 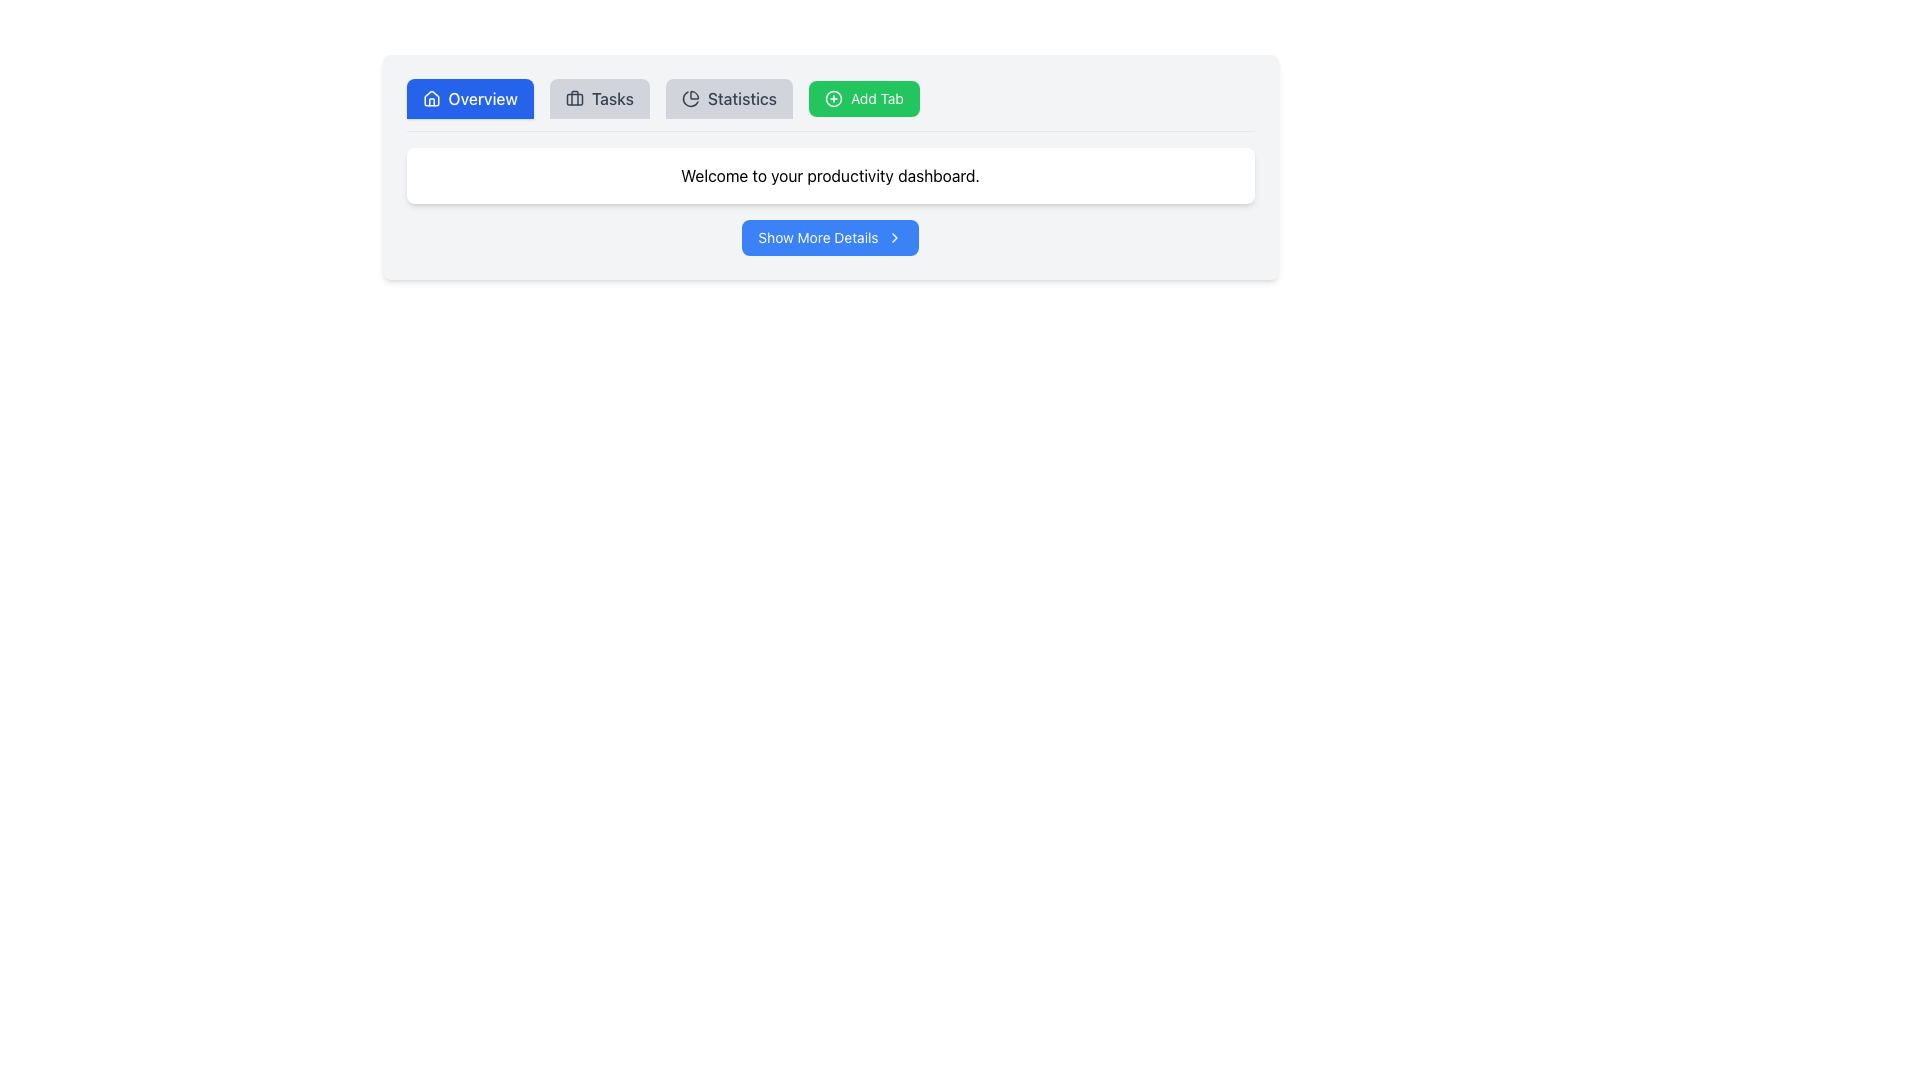 What do you see at coordinates (834, 99) in the screenshot?
I see `the circular icon with a green background and plus symbol located within the 'Add Tab' button in the top navigation bar` at bounding box center [834, 99].